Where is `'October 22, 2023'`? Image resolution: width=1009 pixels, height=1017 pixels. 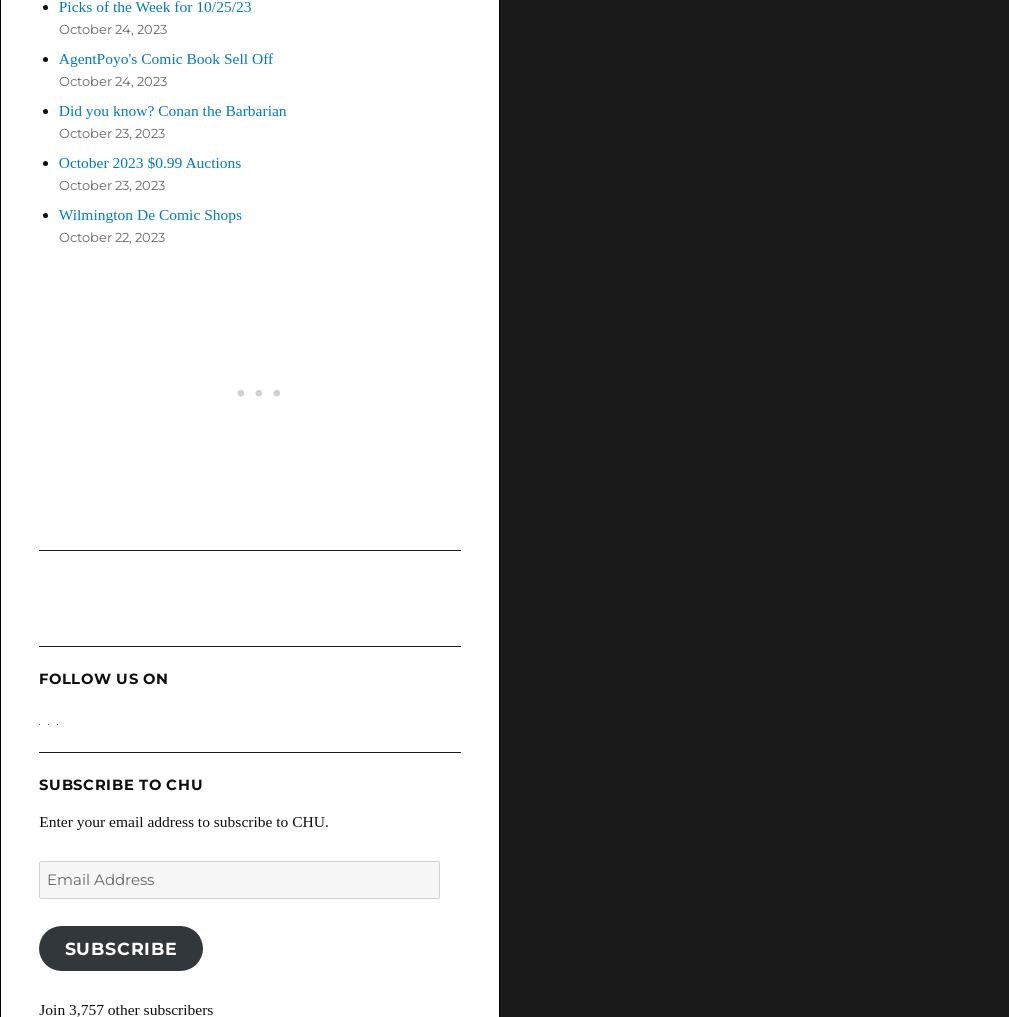 'October 22, 2023' is located at coordinates (109, 235).